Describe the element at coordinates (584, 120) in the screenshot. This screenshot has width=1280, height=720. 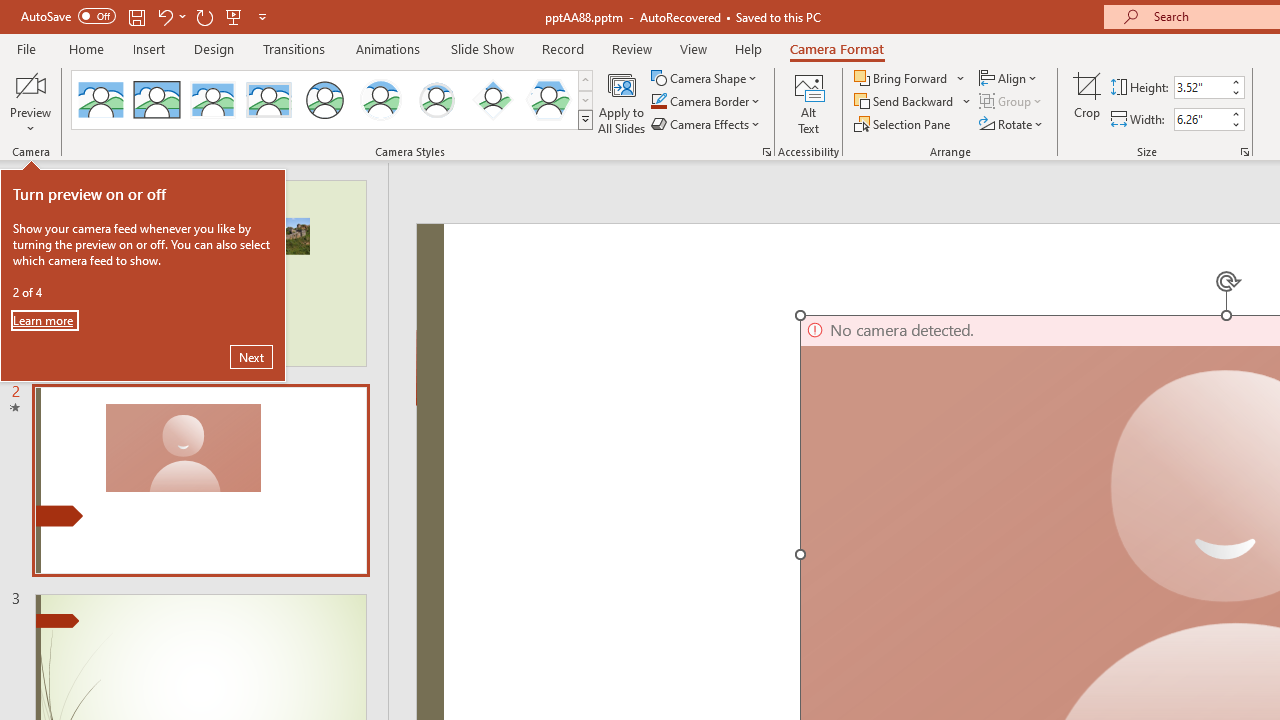
I see `'Camera Styles'` at that location.